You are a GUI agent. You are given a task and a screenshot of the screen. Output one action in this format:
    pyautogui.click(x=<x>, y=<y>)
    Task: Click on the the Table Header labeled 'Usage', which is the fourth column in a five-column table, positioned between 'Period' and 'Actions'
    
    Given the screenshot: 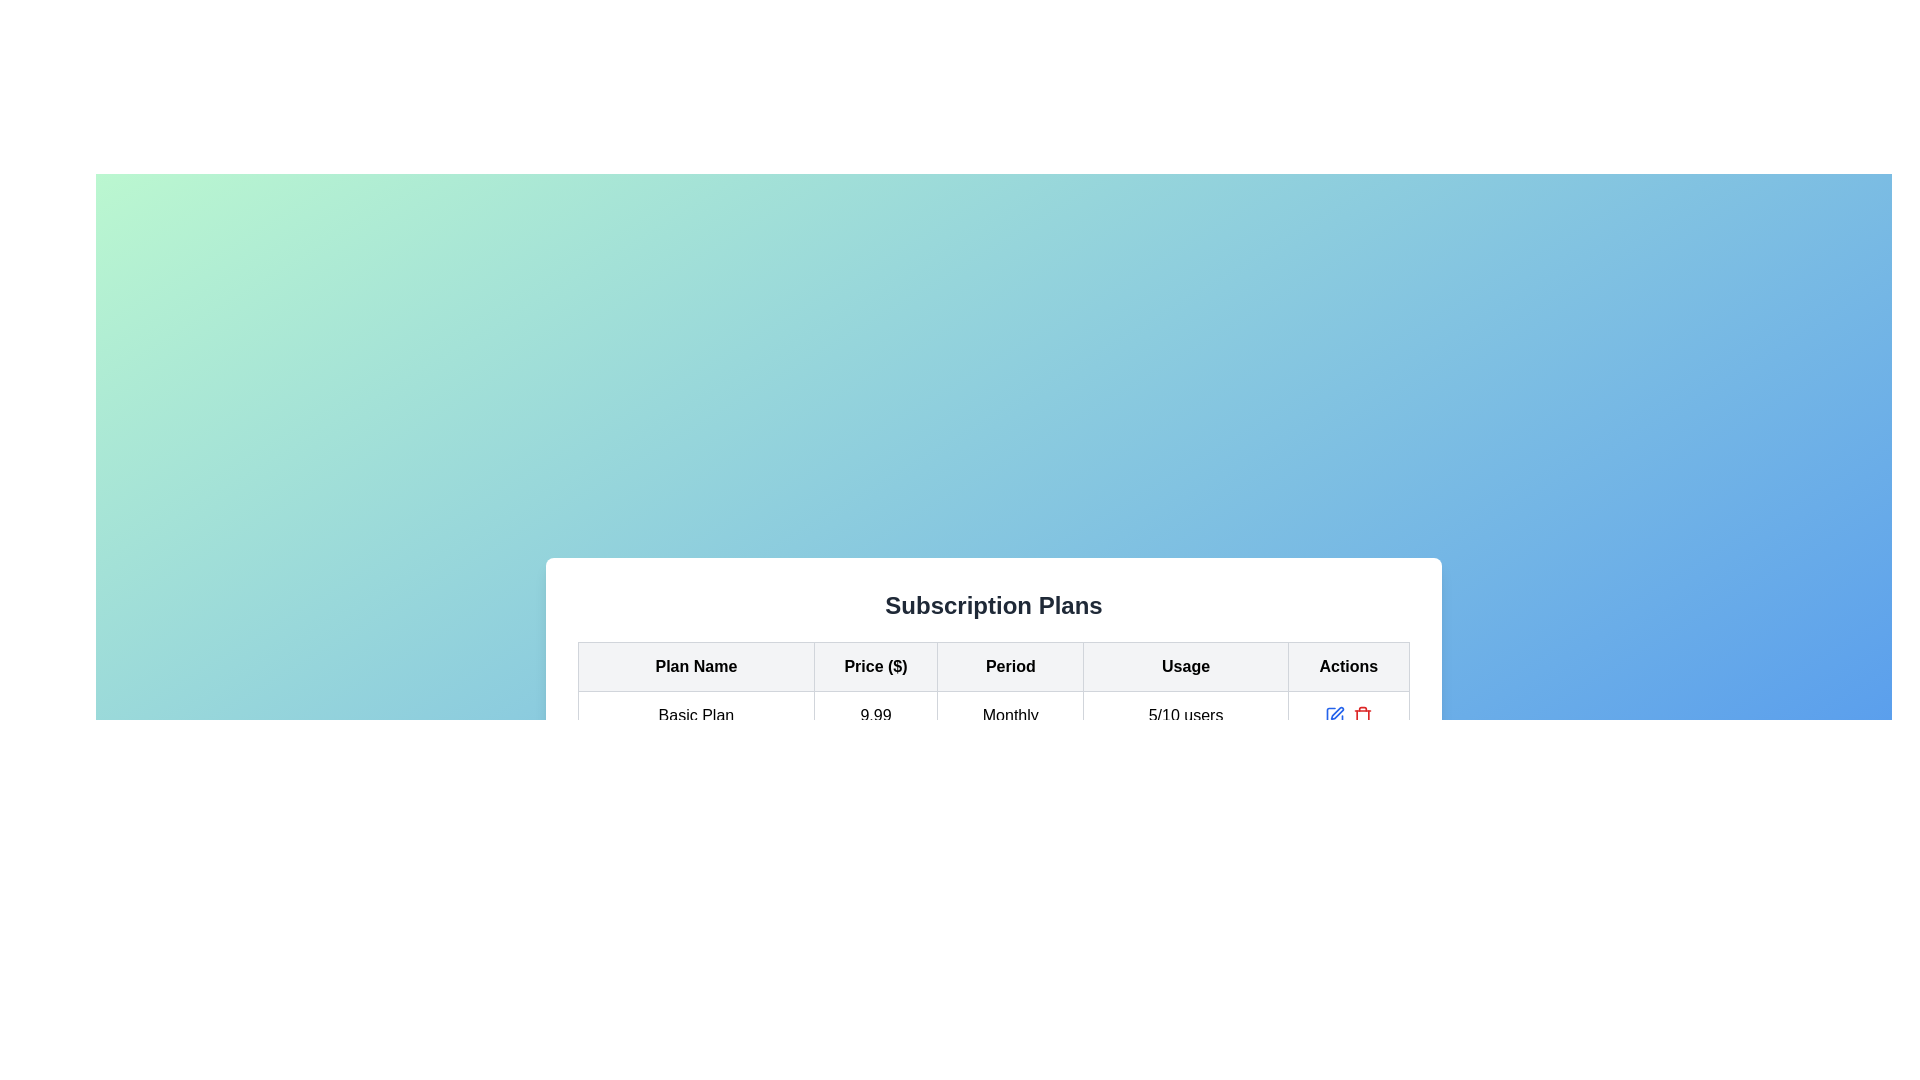 What is the action you would take?
    pyautogui.click(x=1185, y=666)
    